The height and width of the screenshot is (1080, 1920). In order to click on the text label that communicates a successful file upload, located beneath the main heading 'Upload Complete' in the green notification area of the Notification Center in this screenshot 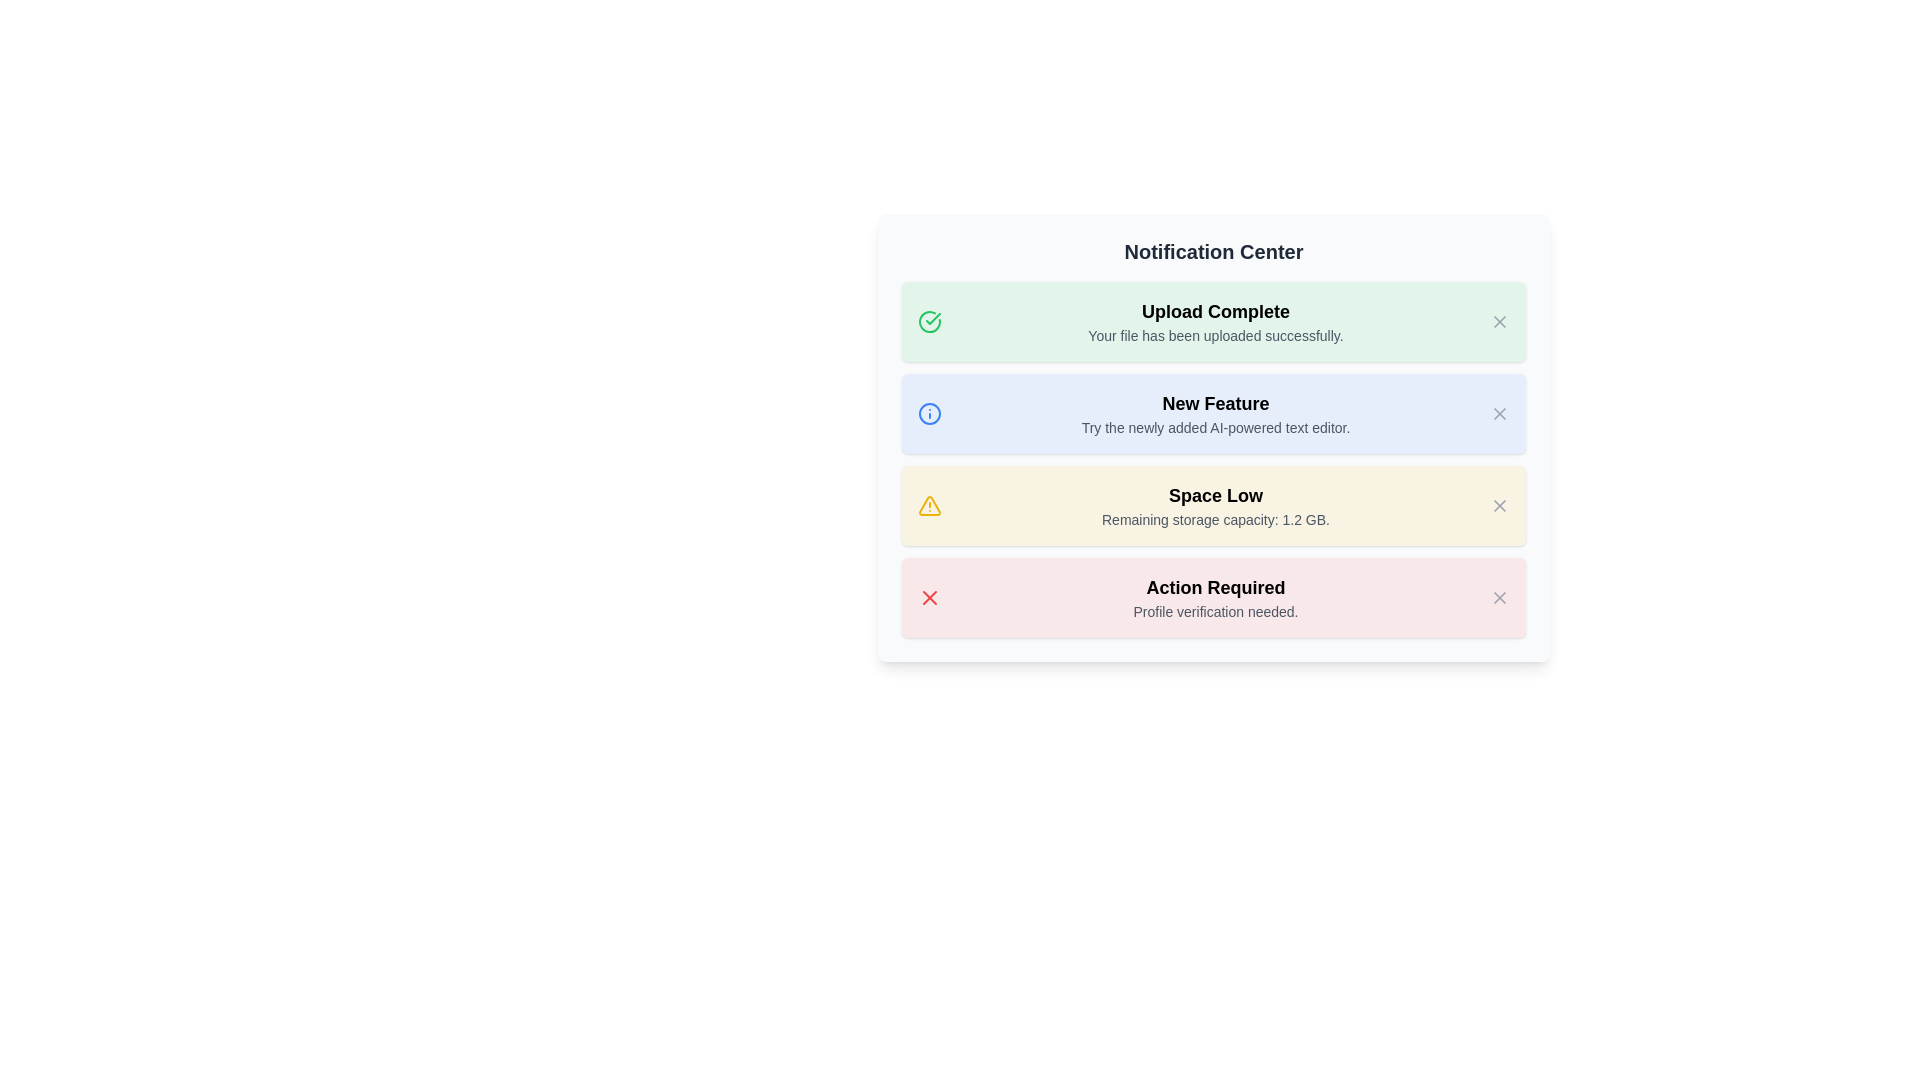, I will do `click(1214, 334)`.